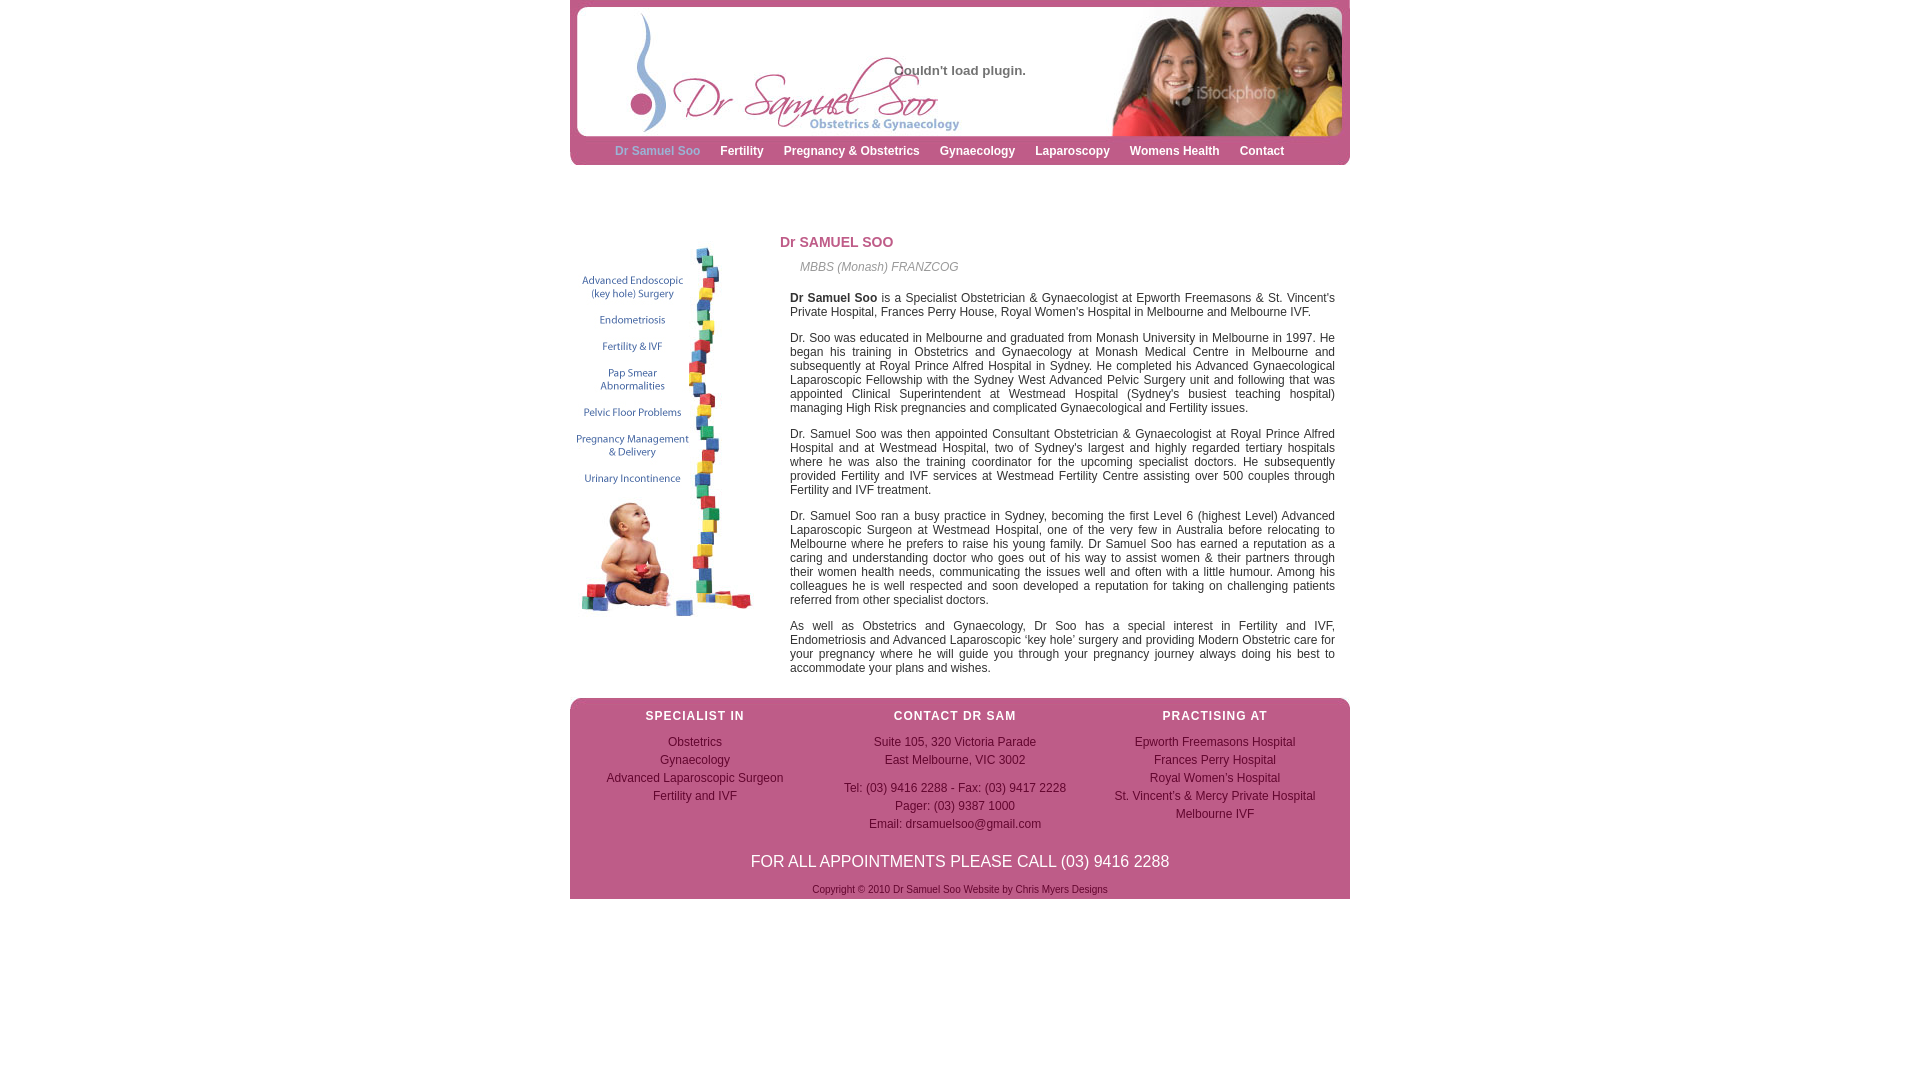 The width and height of the screenshot is (1920, 1080). I want to click on 'Pregnancy & Obstetrics', so click(851, 149).